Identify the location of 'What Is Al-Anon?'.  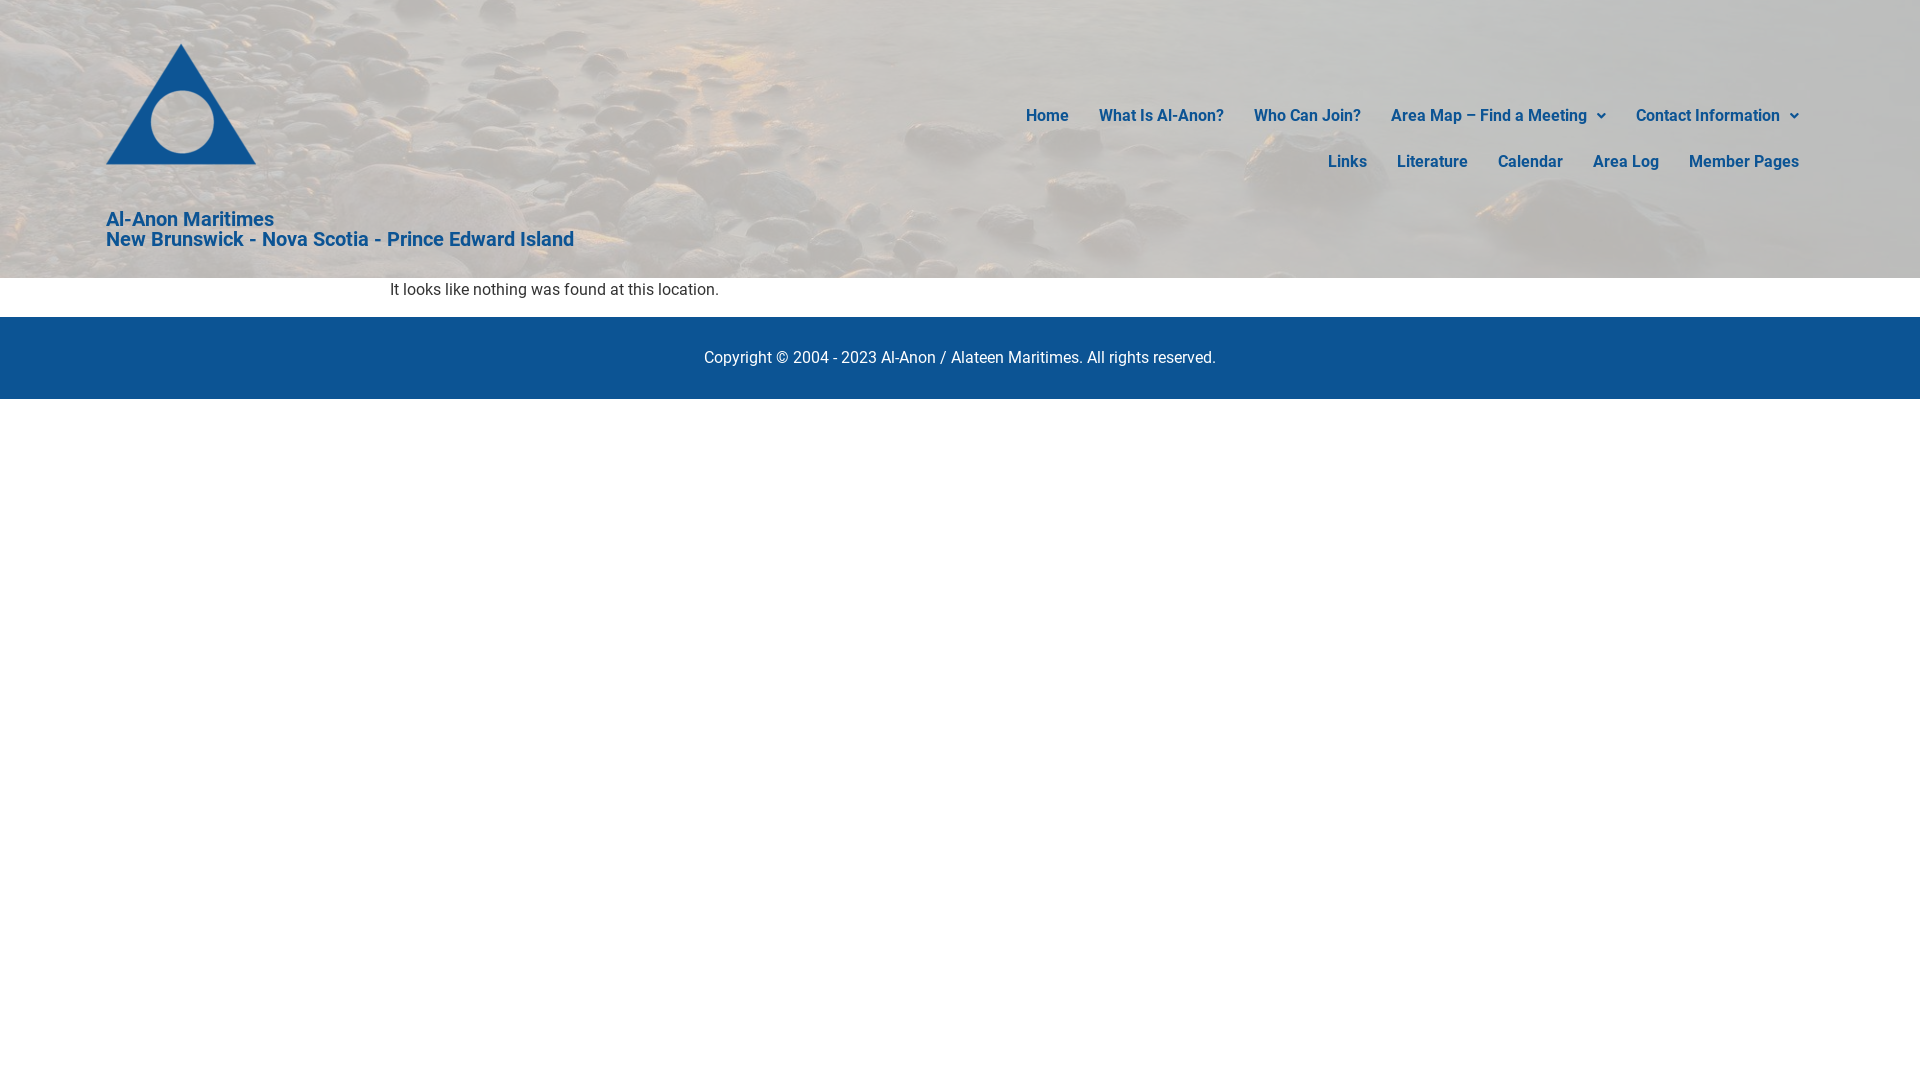
(1161, 115).